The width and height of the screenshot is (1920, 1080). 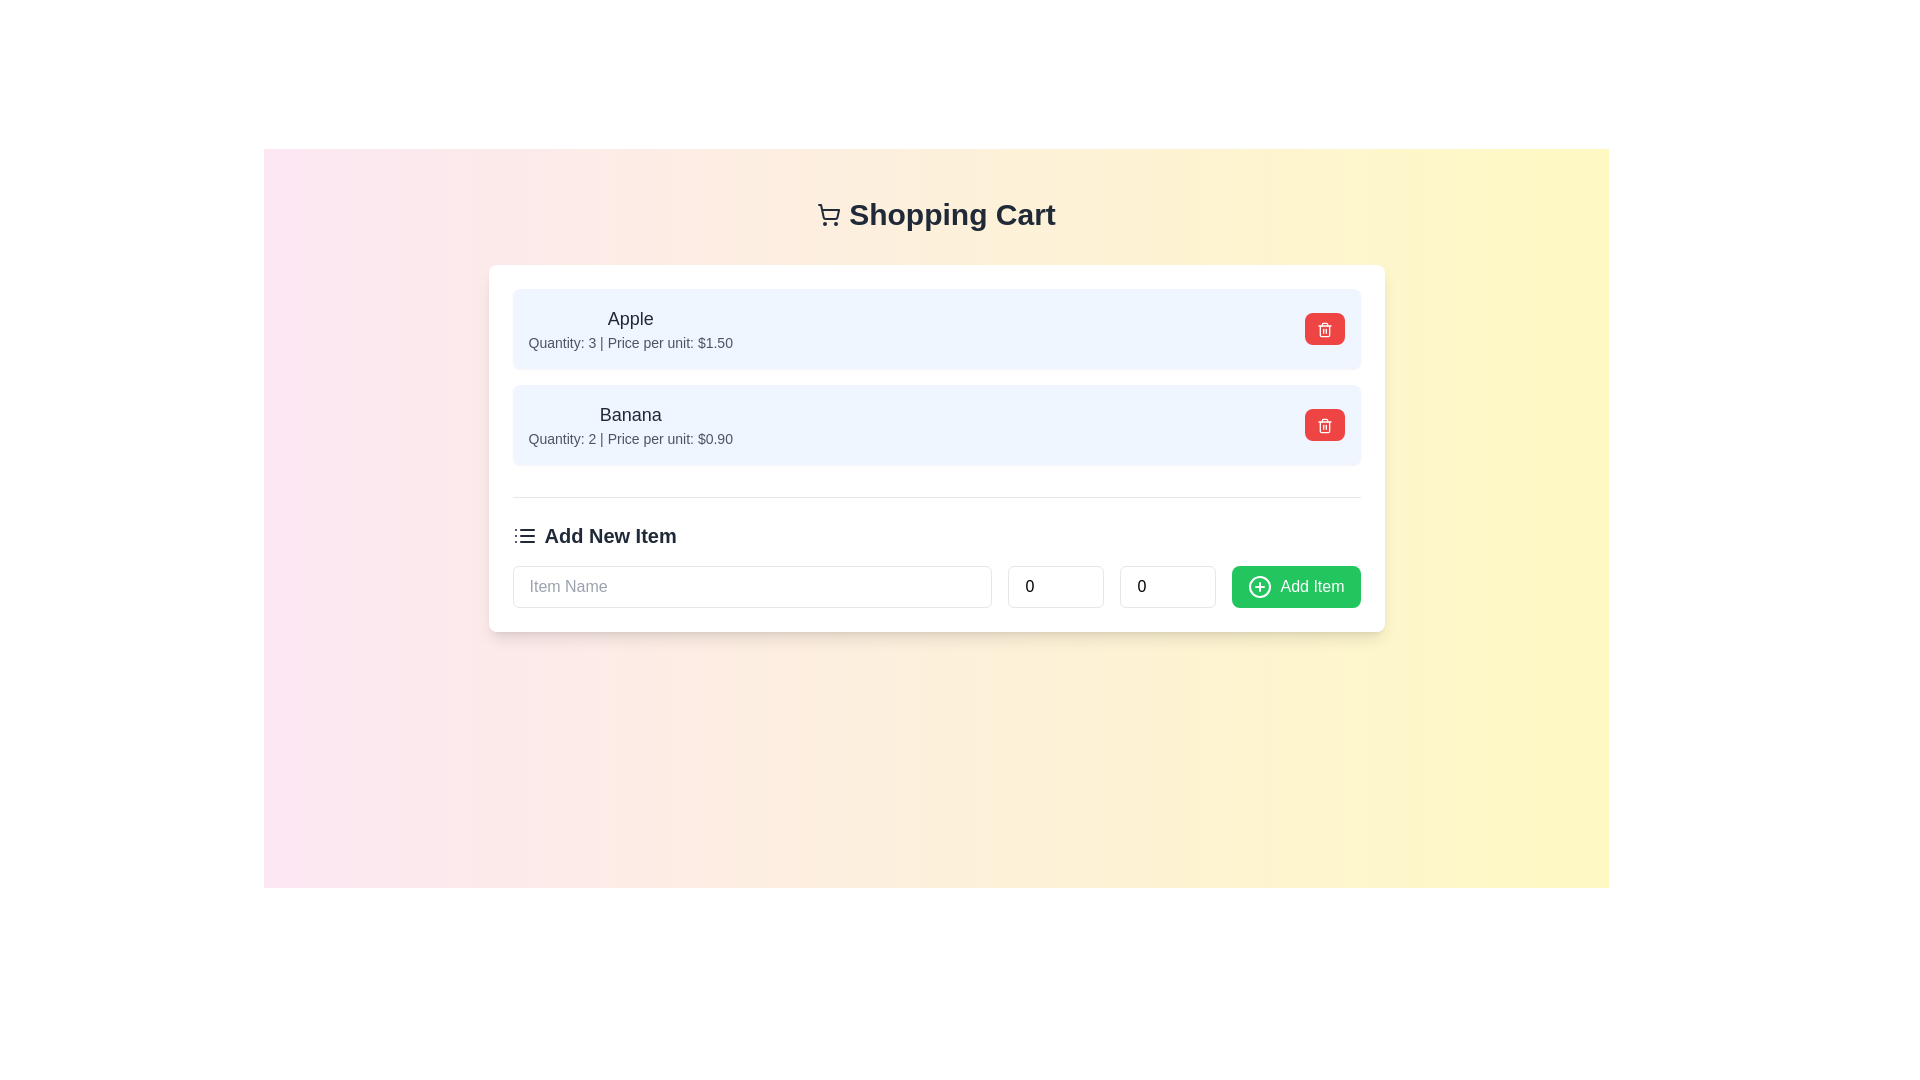 What do you see at coordinates (1324, 423) in the screenshot?
I see `the red button with a trash bin icon located at the right end of the second item's row, corresponding to 'Banana', to change its shade` at bounding box center [1324, 423].